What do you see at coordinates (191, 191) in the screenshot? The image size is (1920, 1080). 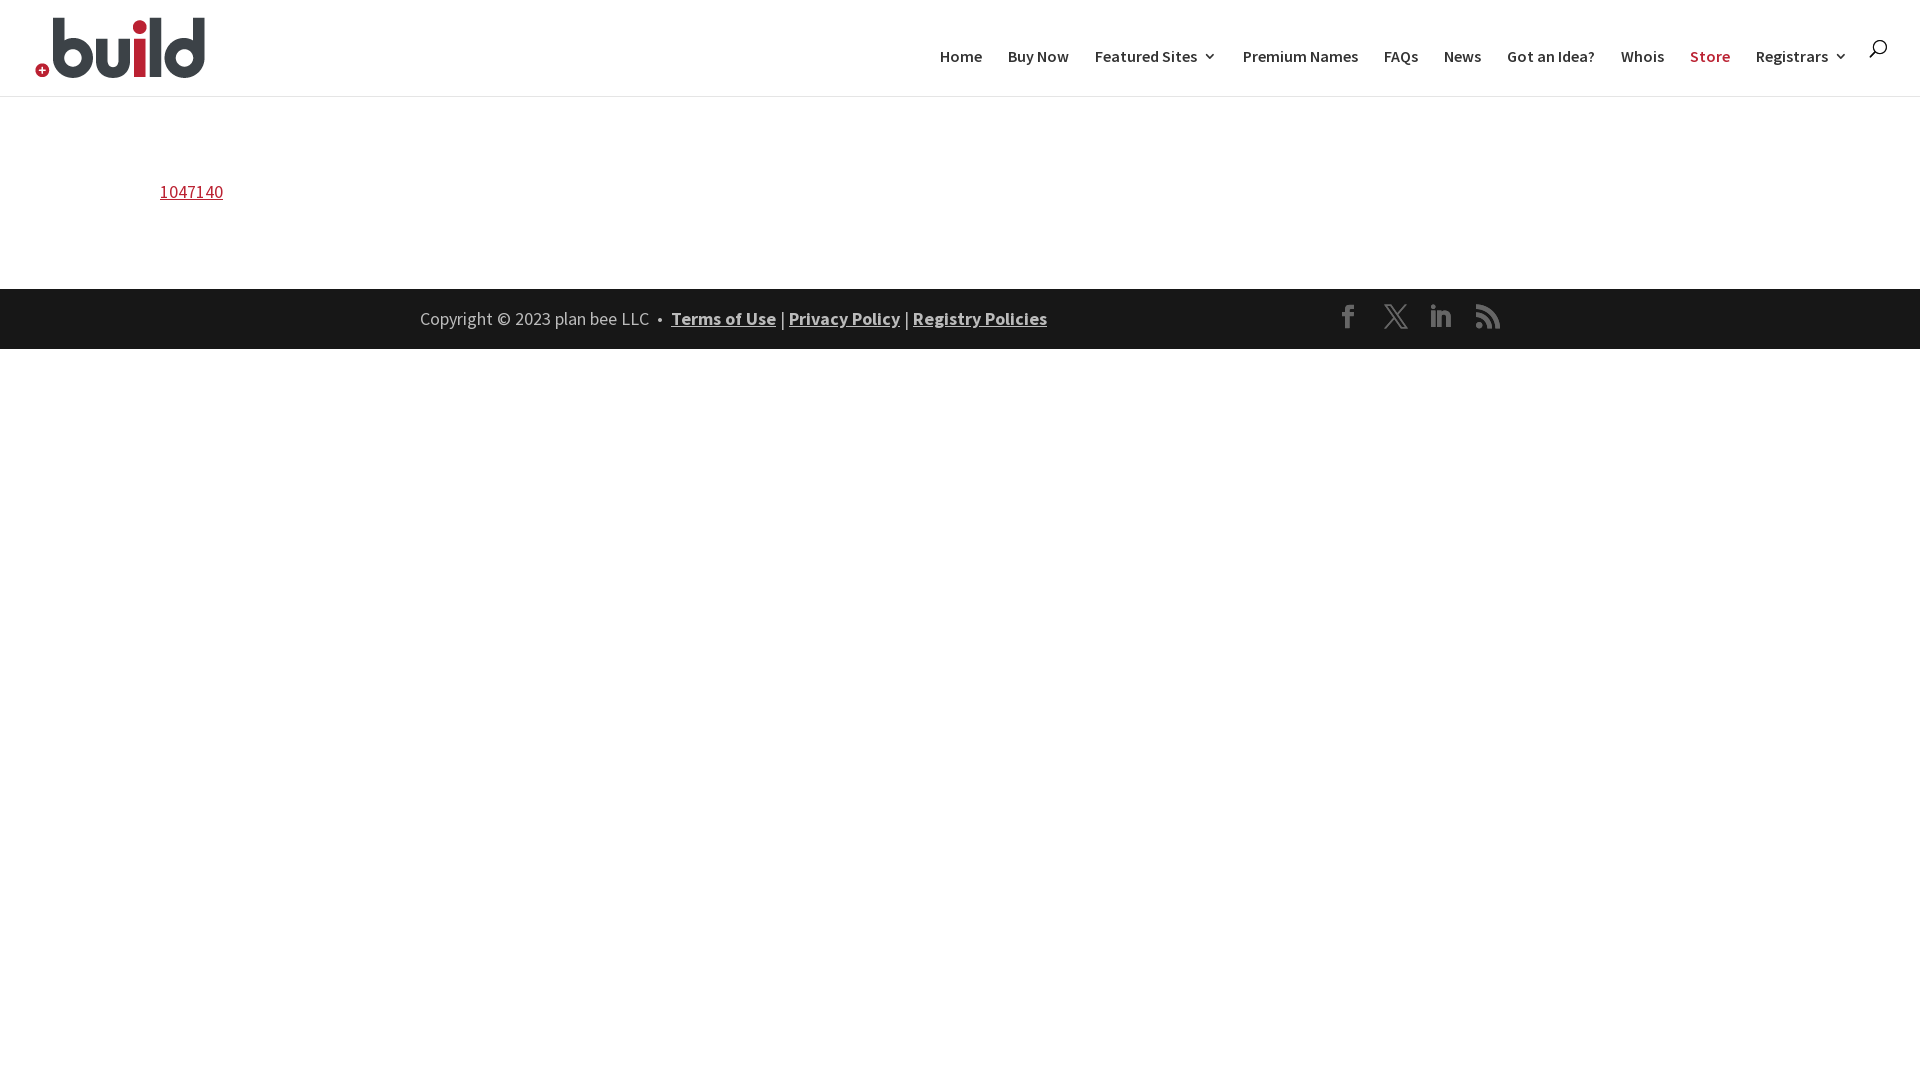 I see `'1047140'` at bounding box center [191, 191].